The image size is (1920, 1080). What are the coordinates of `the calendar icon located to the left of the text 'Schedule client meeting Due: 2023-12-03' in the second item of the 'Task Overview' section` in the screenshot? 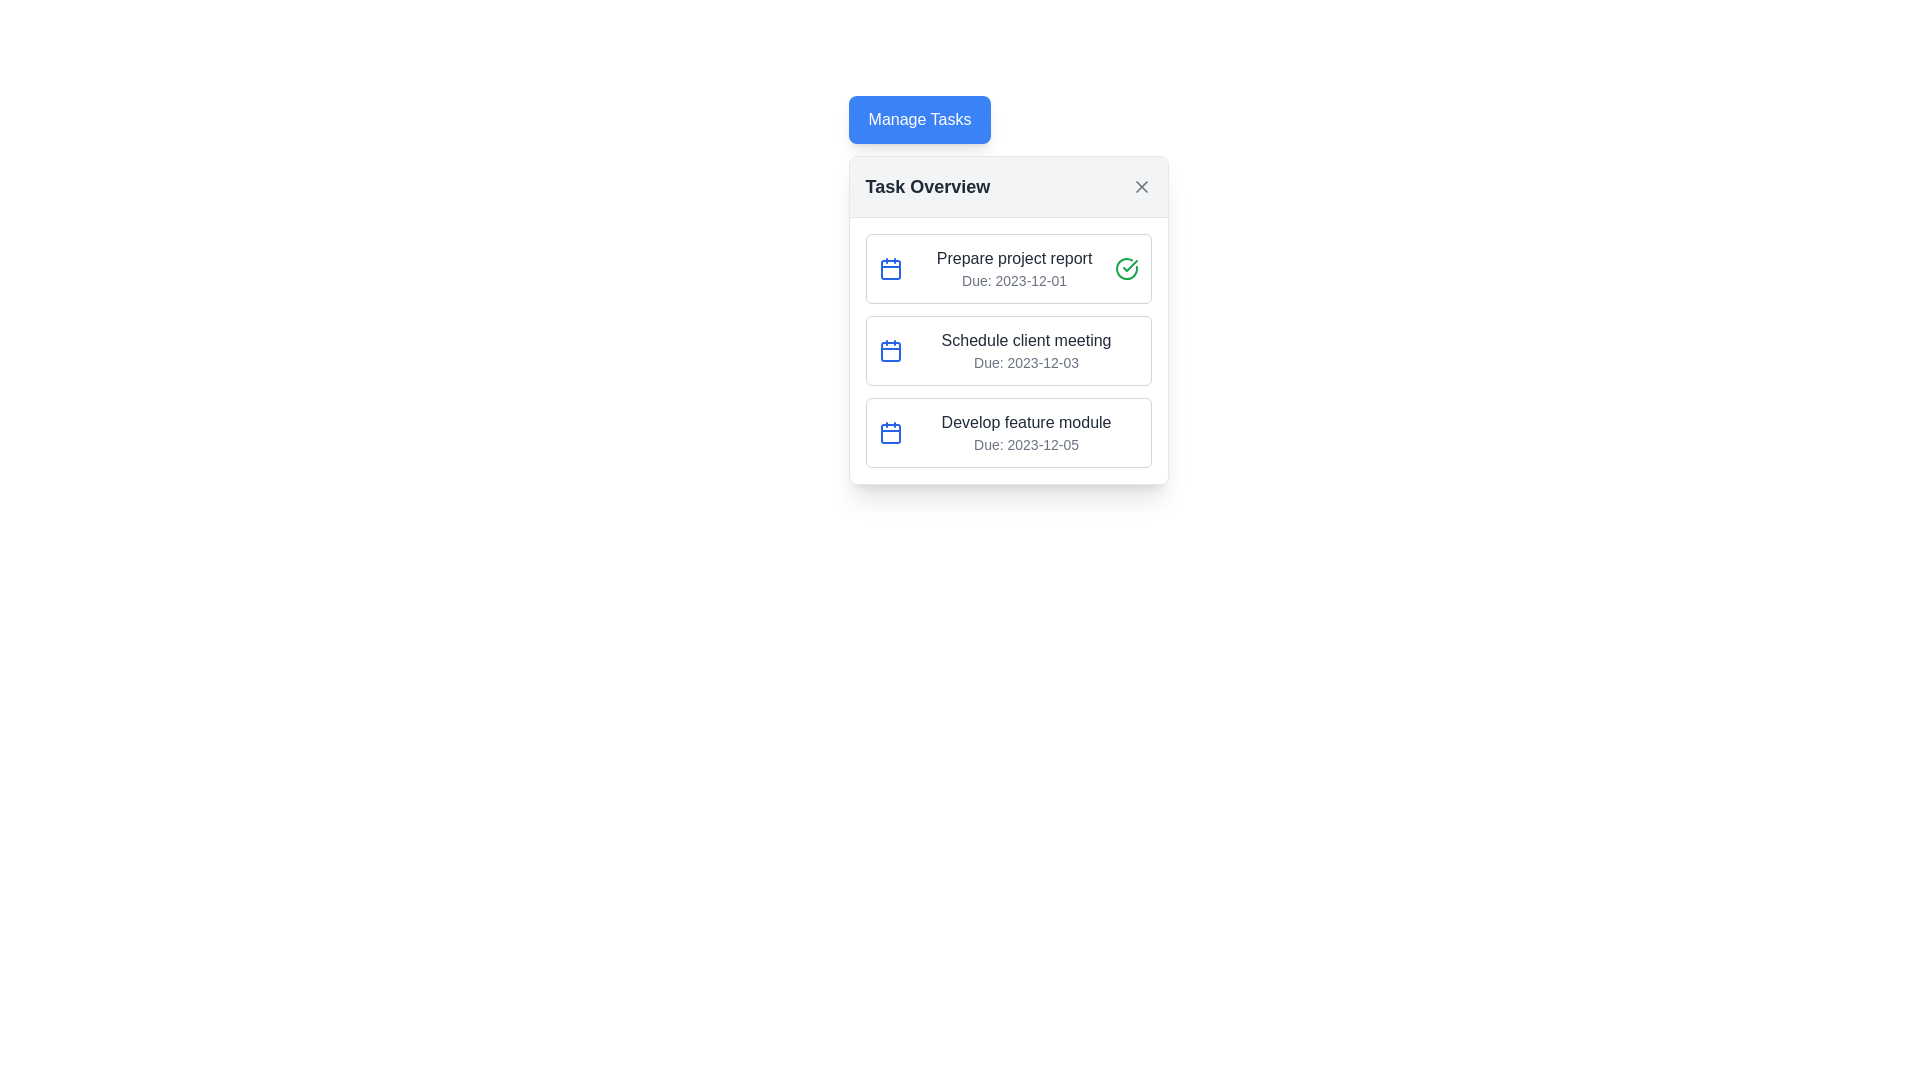 It's located at (889, 350).